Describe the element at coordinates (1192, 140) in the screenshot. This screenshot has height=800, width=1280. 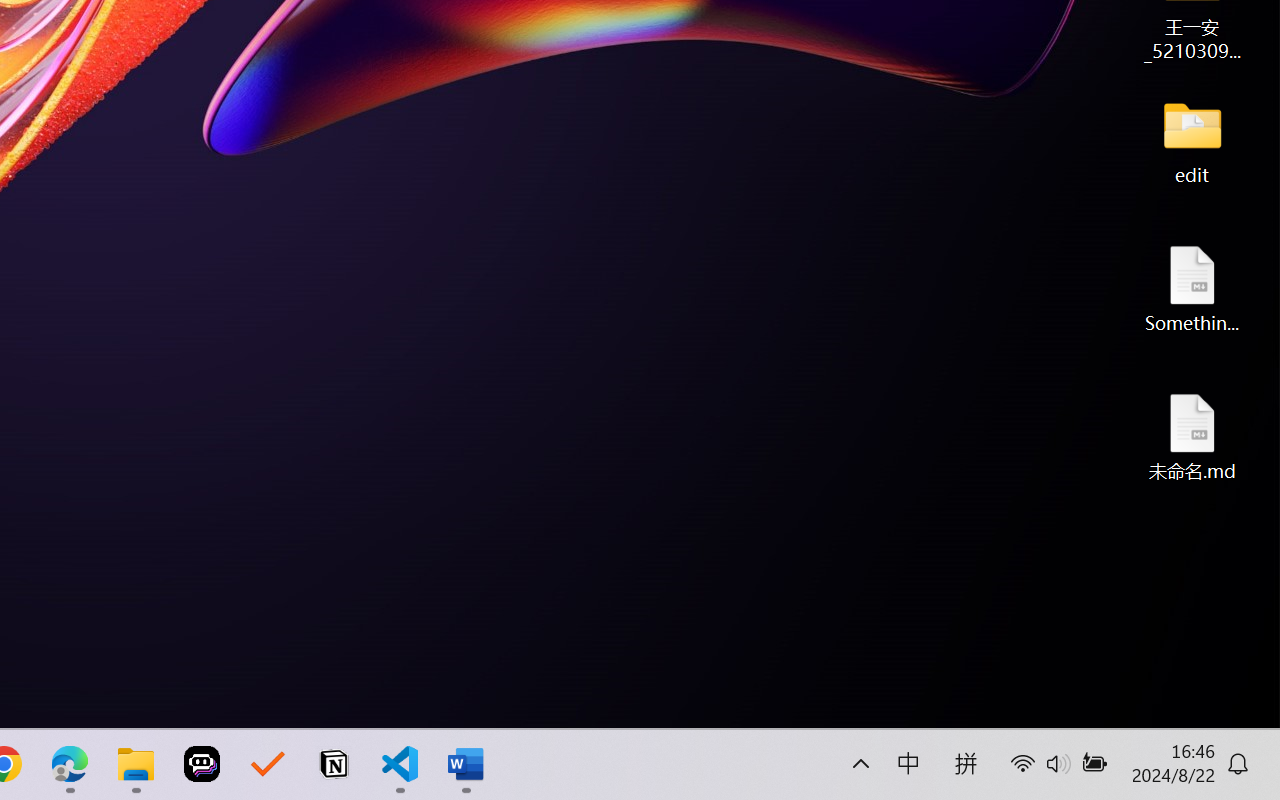
I see `'edit'` at that location.